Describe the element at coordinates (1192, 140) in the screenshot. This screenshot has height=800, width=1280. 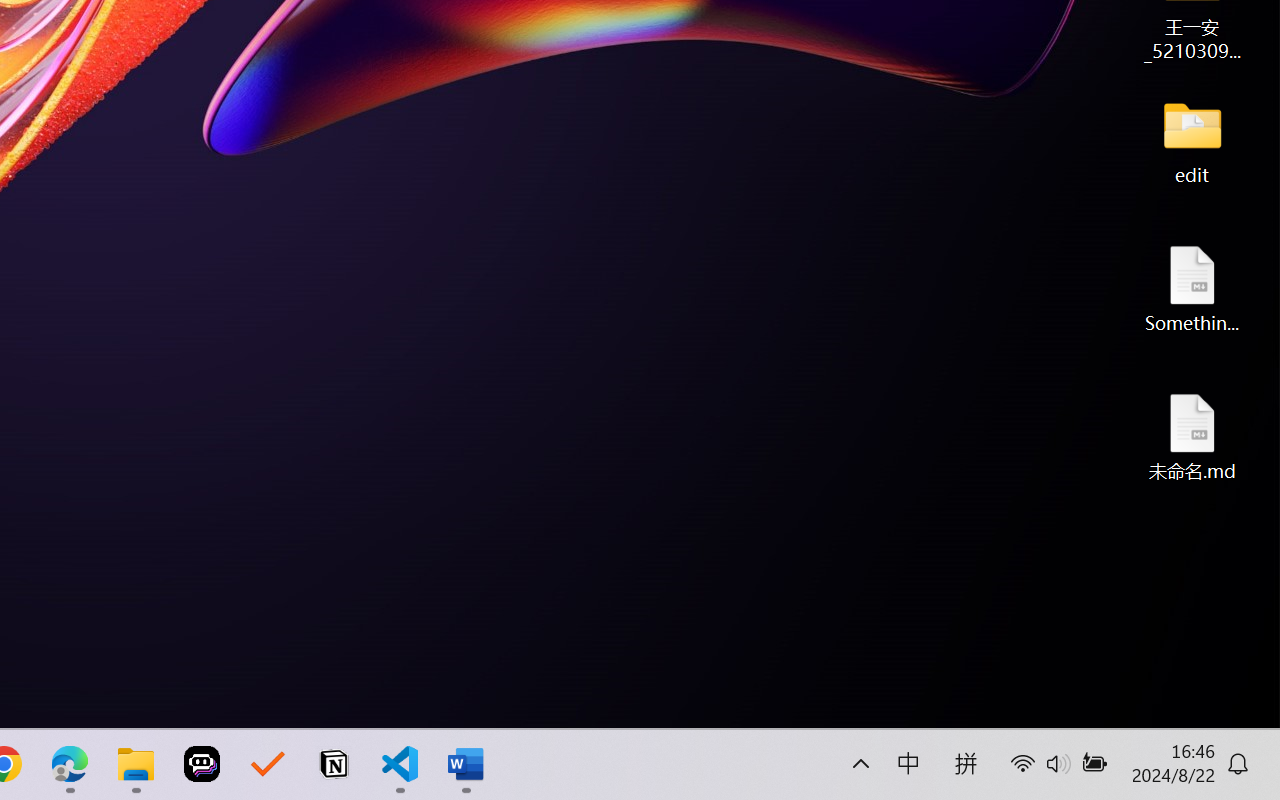
I see `'edit'` at that location.